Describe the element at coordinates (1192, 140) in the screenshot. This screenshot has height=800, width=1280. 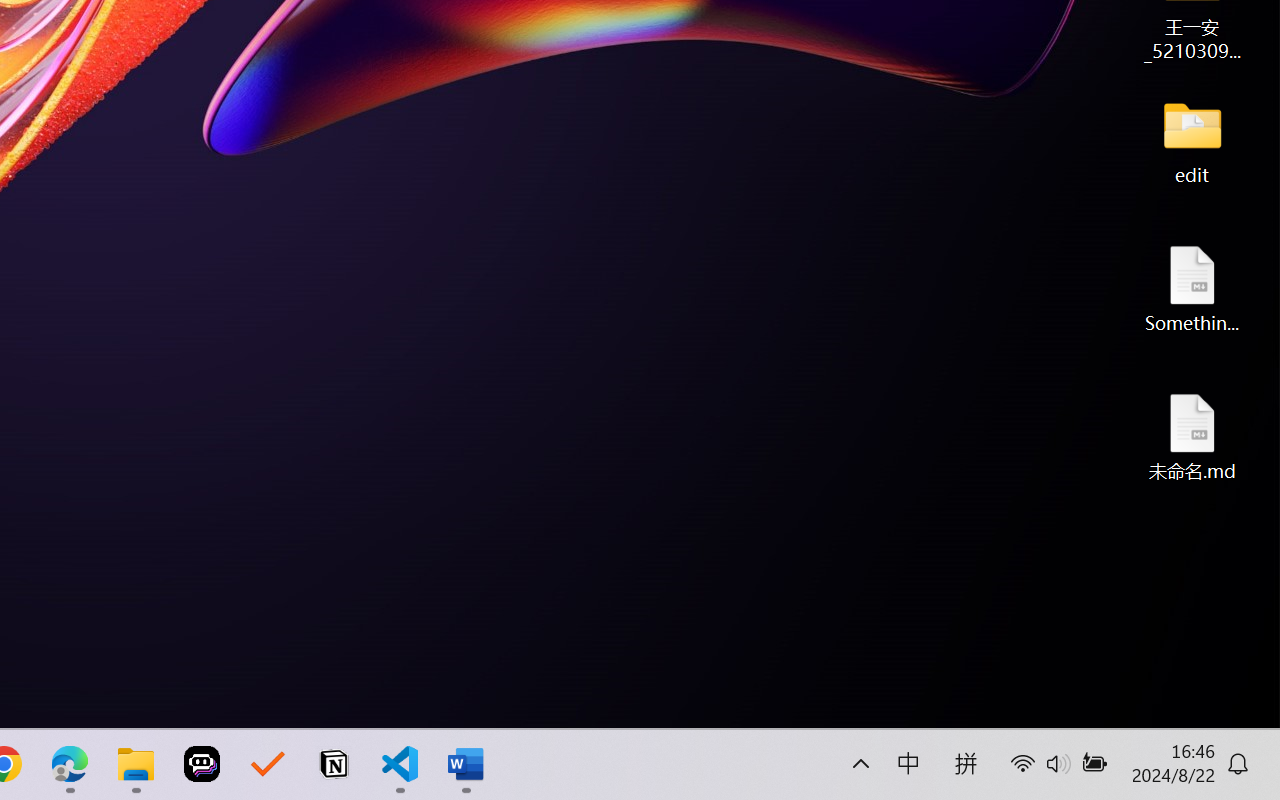
I see `'edit'` at that location.